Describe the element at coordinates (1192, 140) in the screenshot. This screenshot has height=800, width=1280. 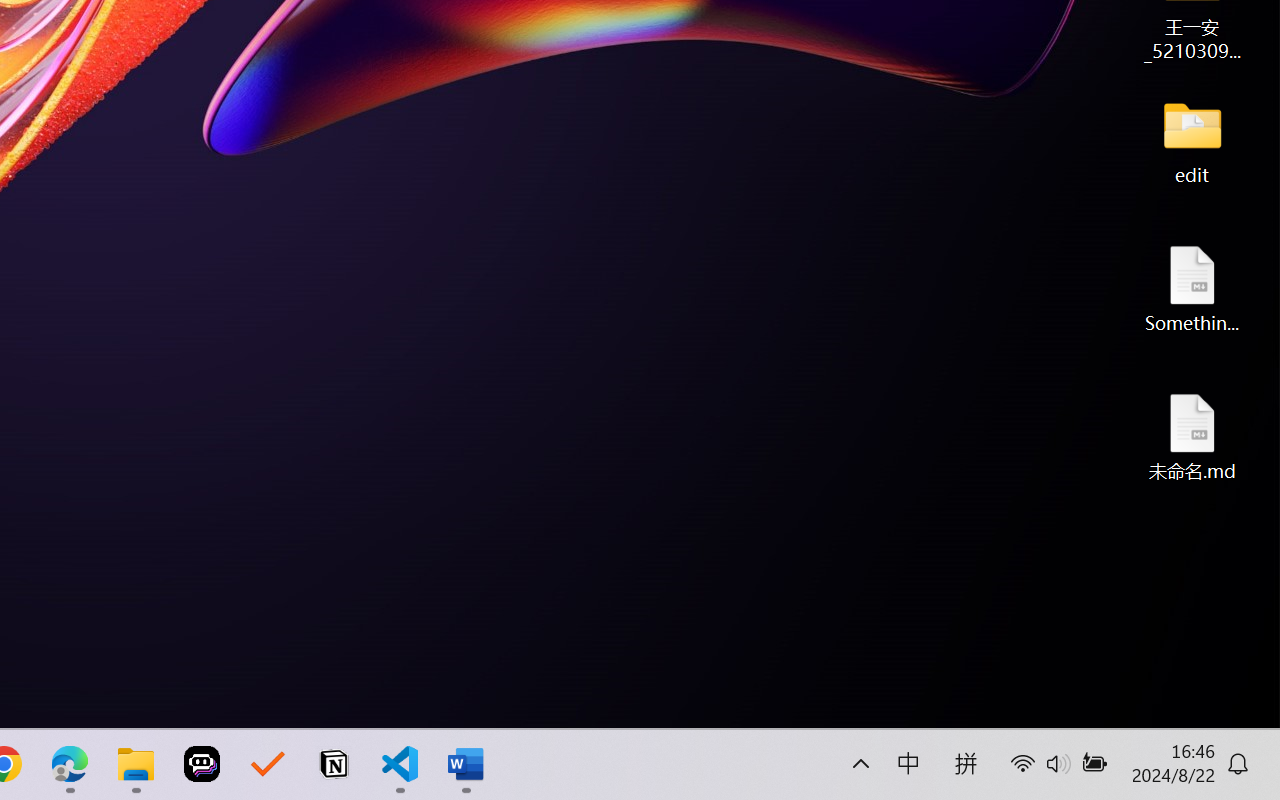
I see `'edit'` at that location.